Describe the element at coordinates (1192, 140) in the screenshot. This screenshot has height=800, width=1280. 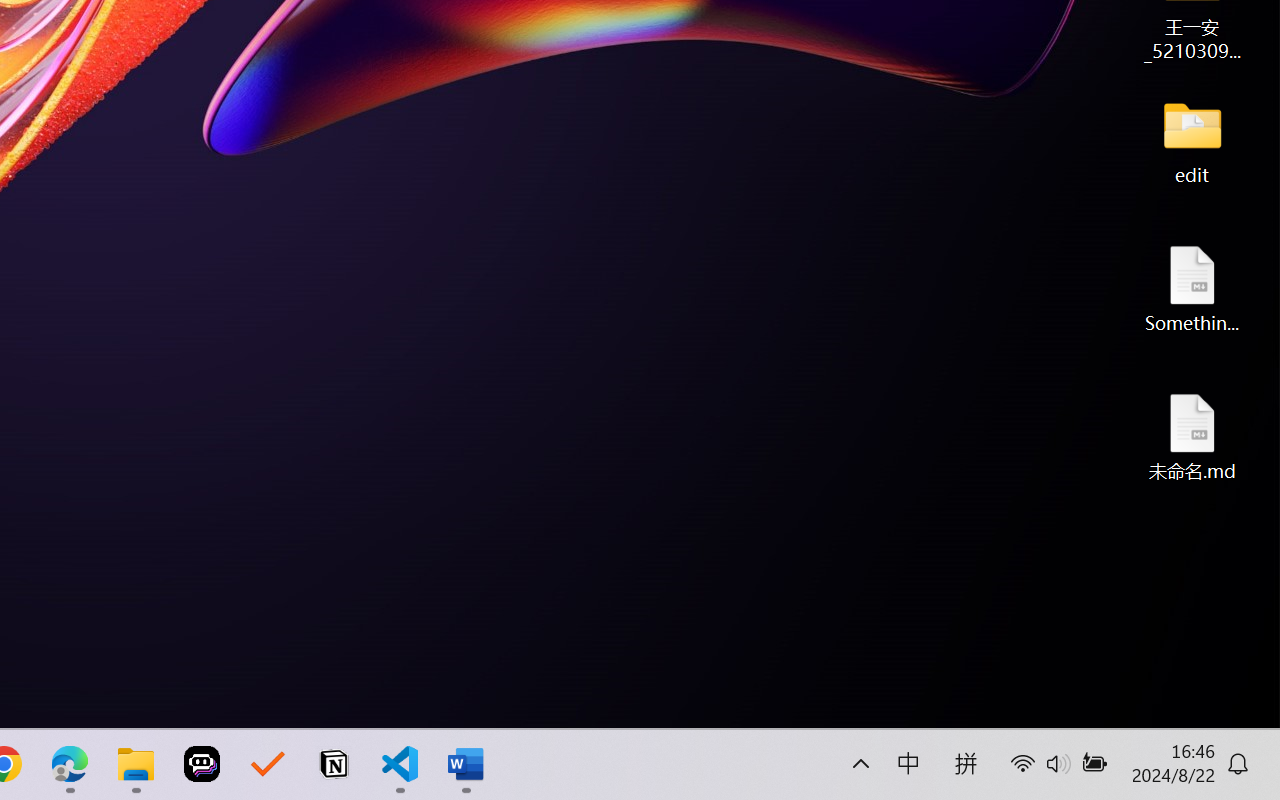
I see `'edit'` at that location.